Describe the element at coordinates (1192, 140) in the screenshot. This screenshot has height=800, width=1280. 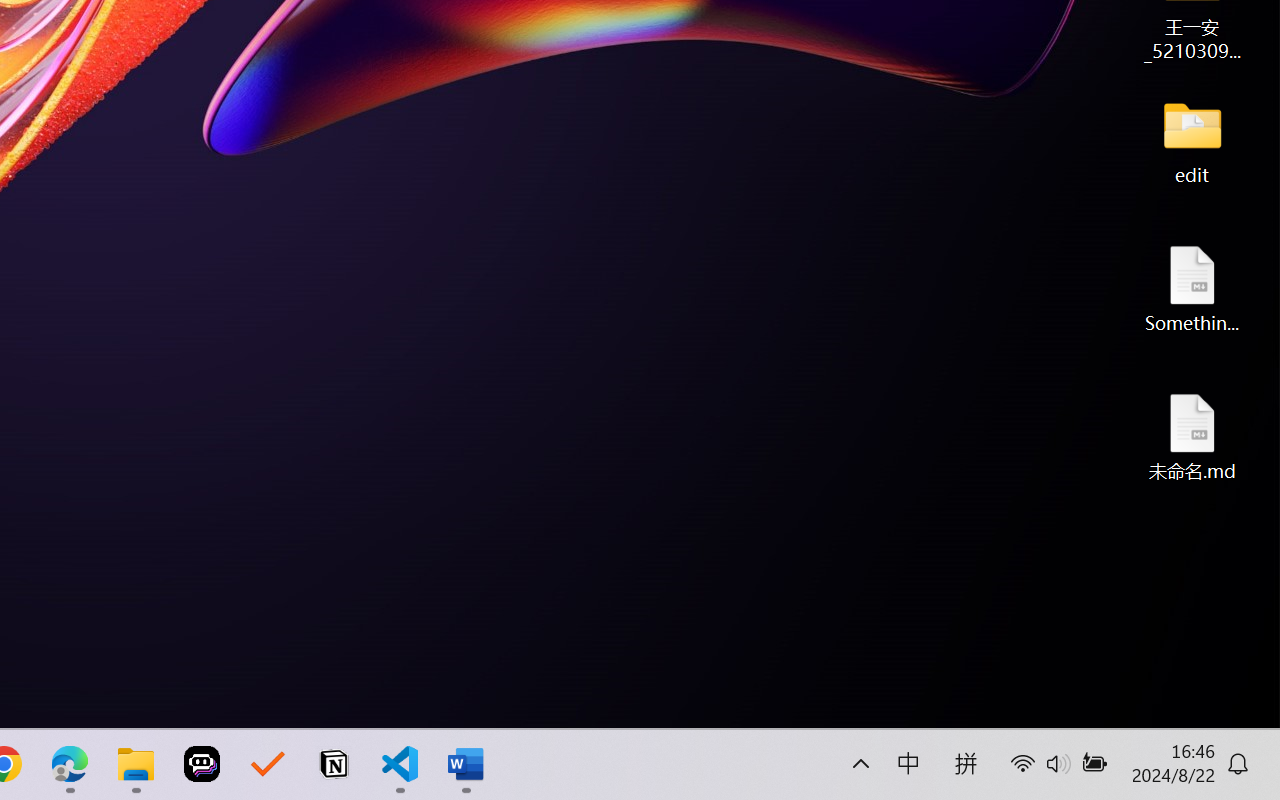
I see `'edit'` at that location.